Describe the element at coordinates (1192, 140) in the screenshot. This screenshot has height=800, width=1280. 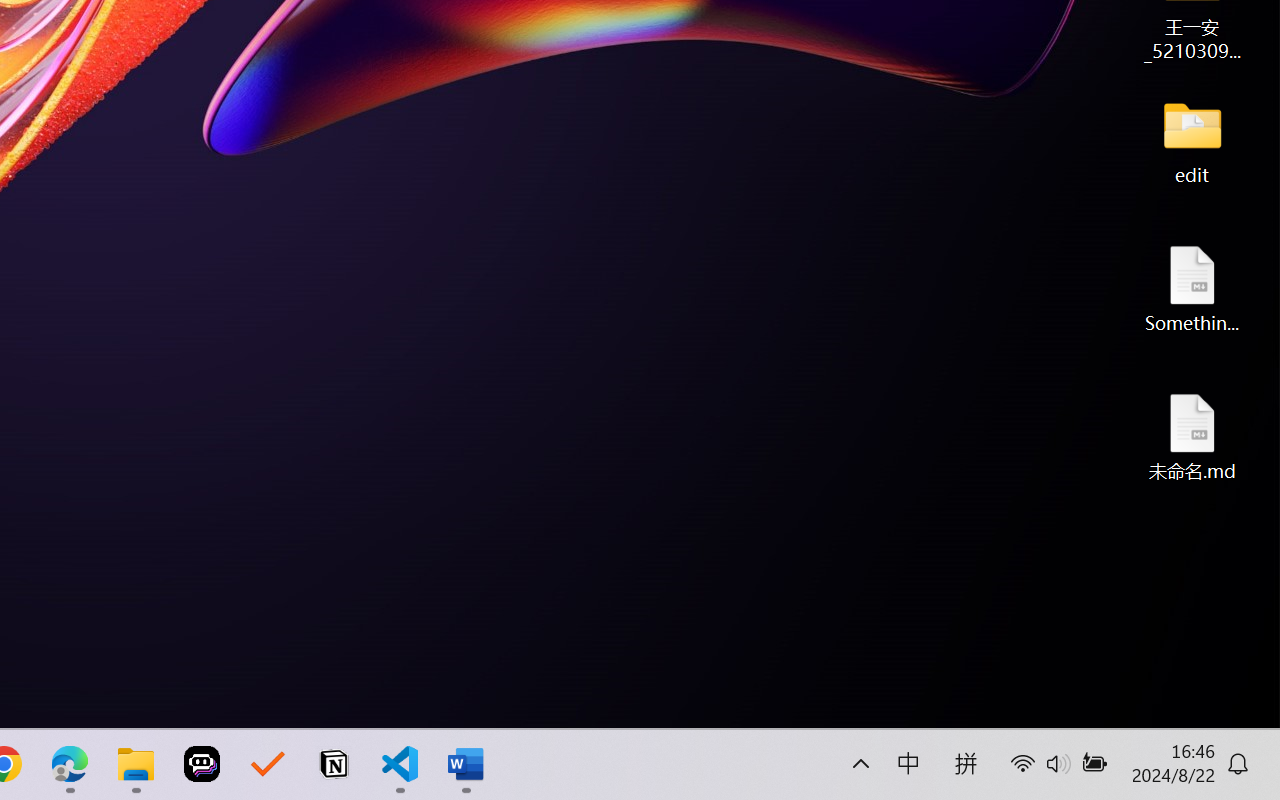
I see `'edit'` at that location.